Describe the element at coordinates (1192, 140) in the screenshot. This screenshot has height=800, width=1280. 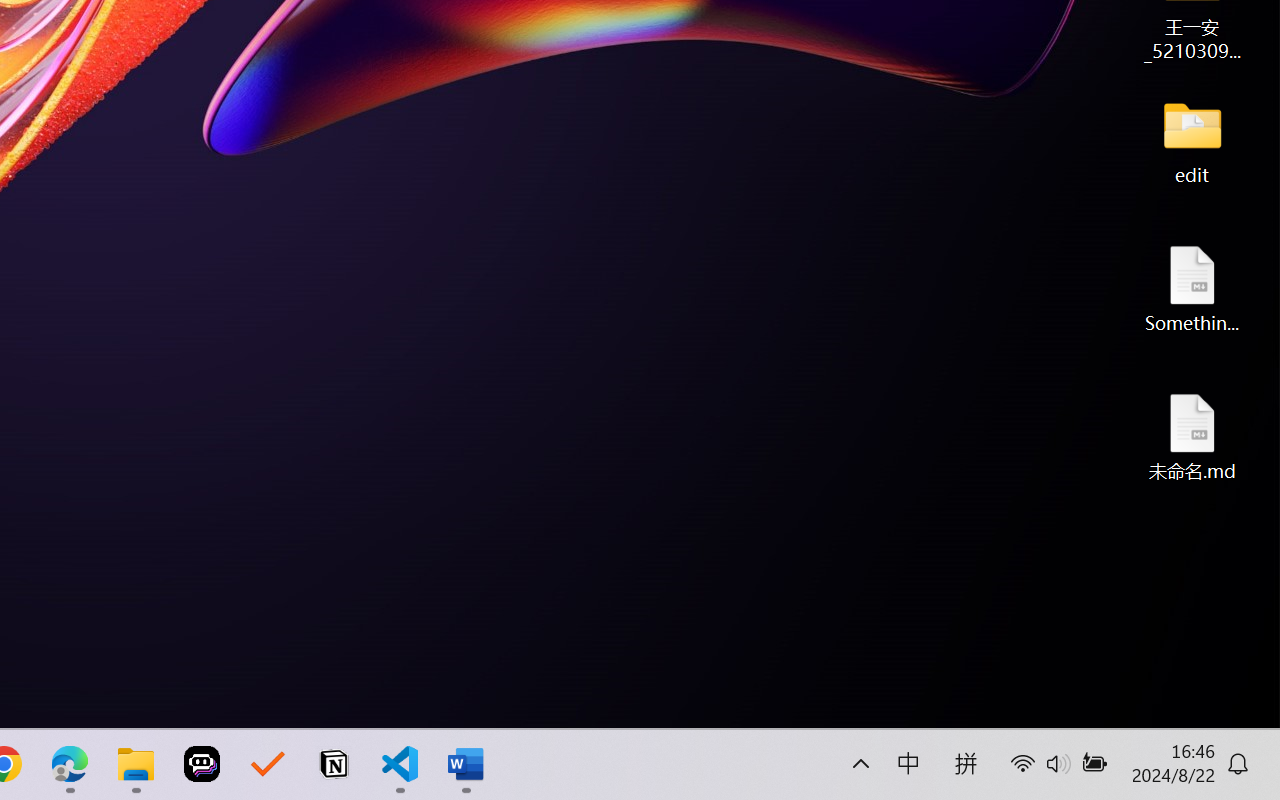
I see `'edit'` at that location.